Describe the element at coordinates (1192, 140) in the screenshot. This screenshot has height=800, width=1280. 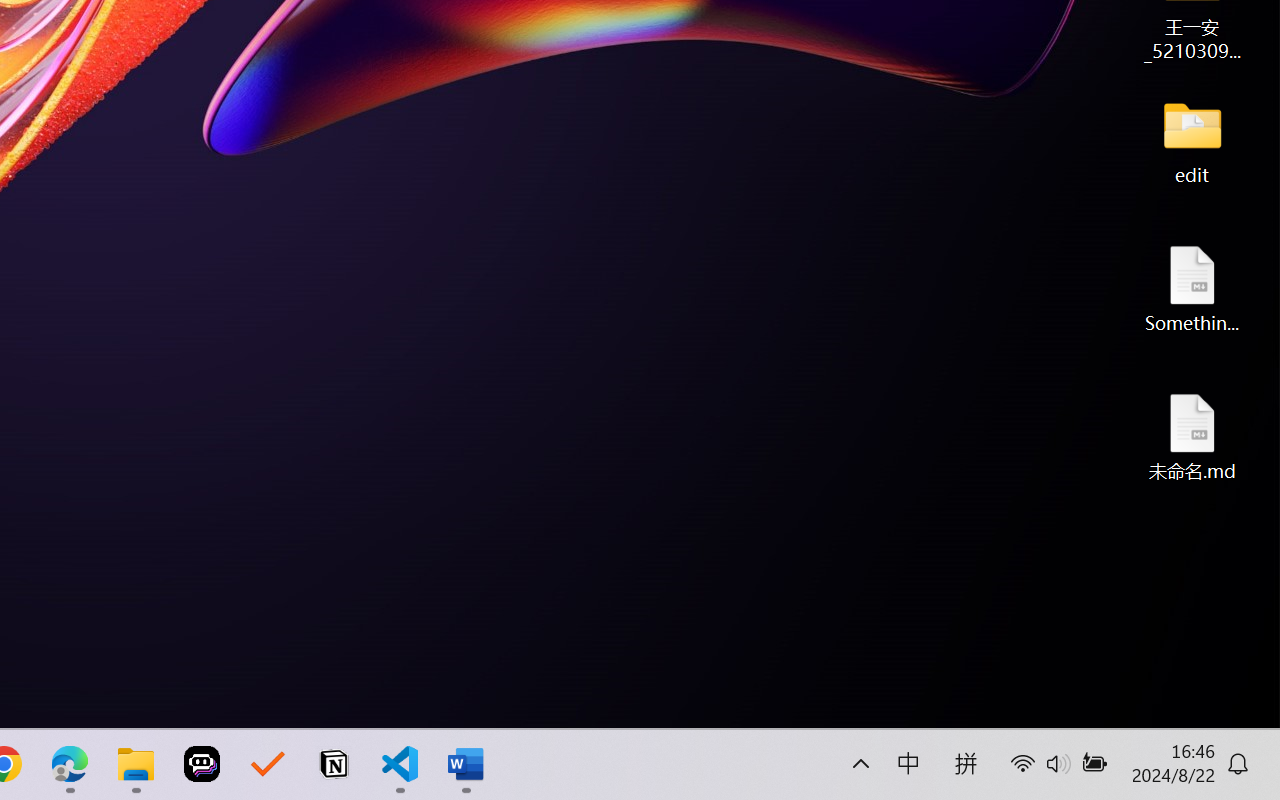
I see `'edit'` at that location.